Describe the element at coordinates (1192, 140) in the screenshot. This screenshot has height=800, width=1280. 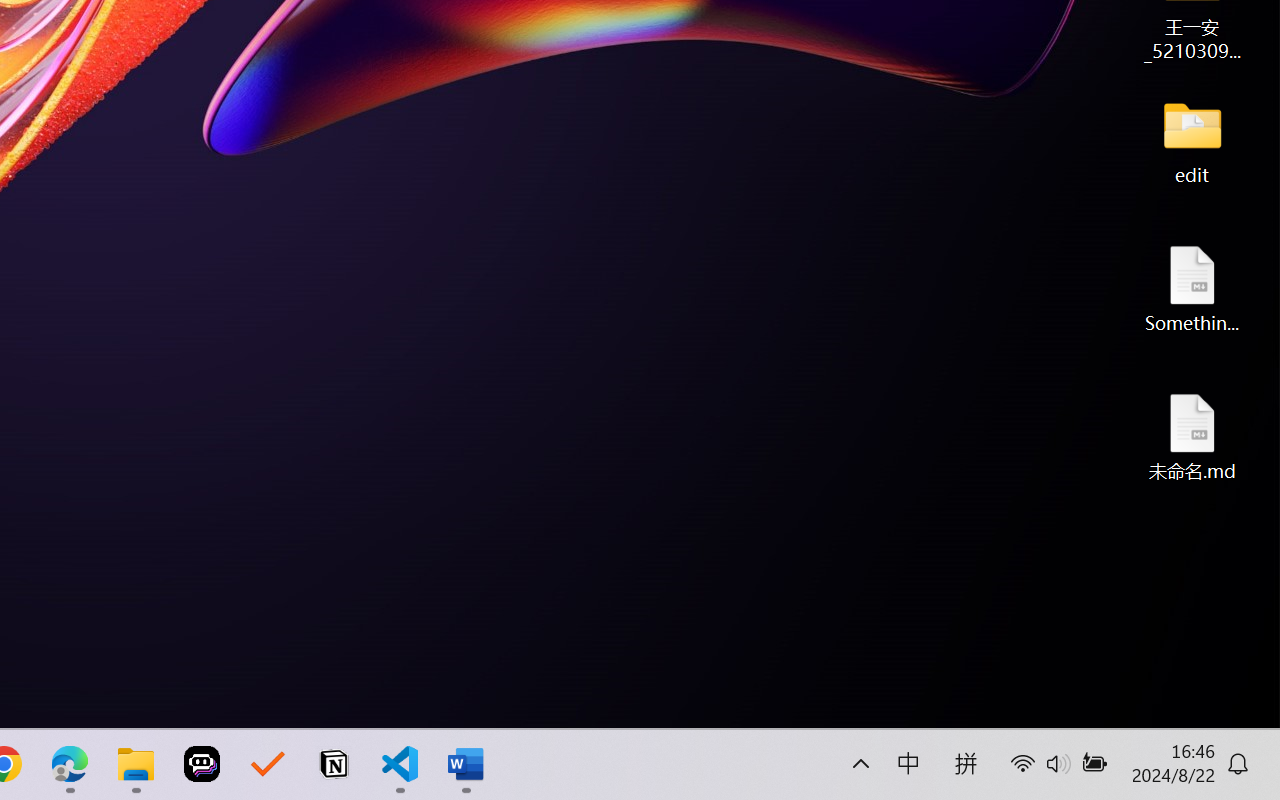
I see `'edit'` at that location.